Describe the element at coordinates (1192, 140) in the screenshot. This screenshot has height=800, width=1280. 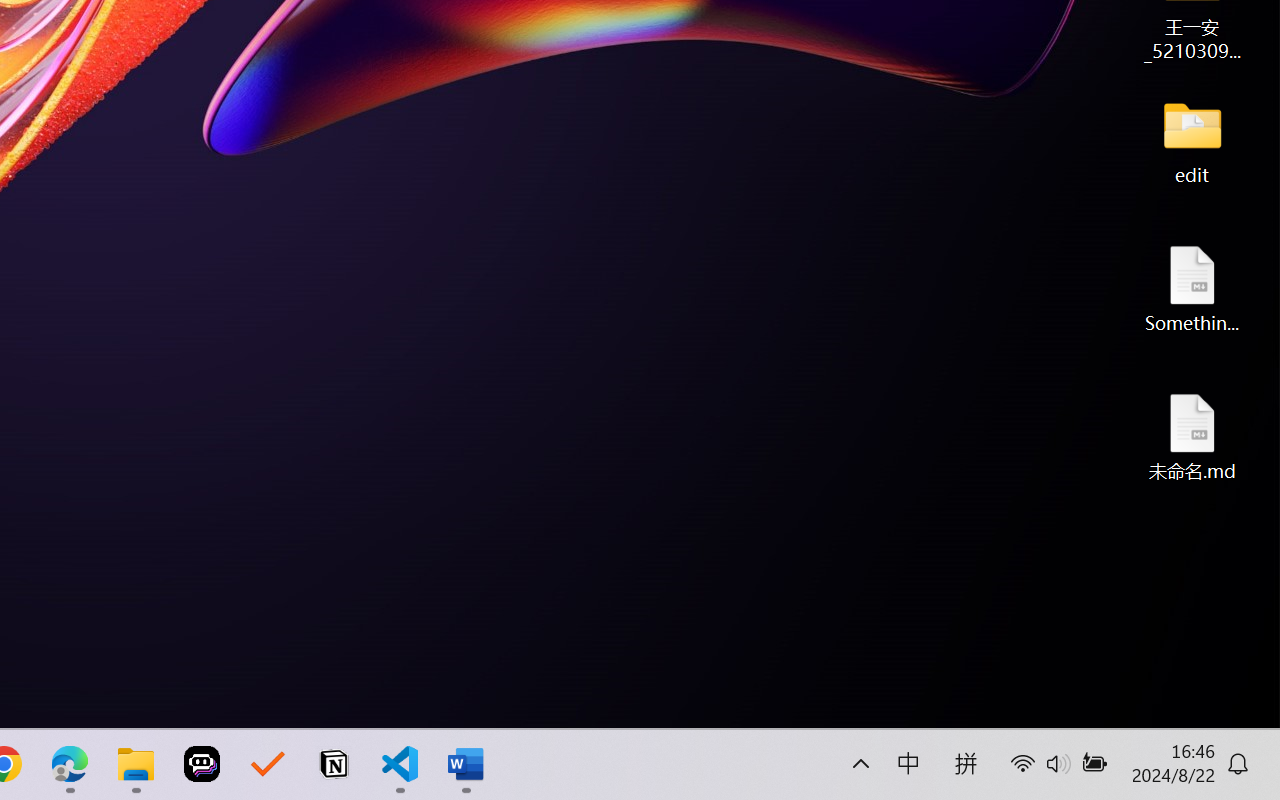
I see `'edit'` at that location.